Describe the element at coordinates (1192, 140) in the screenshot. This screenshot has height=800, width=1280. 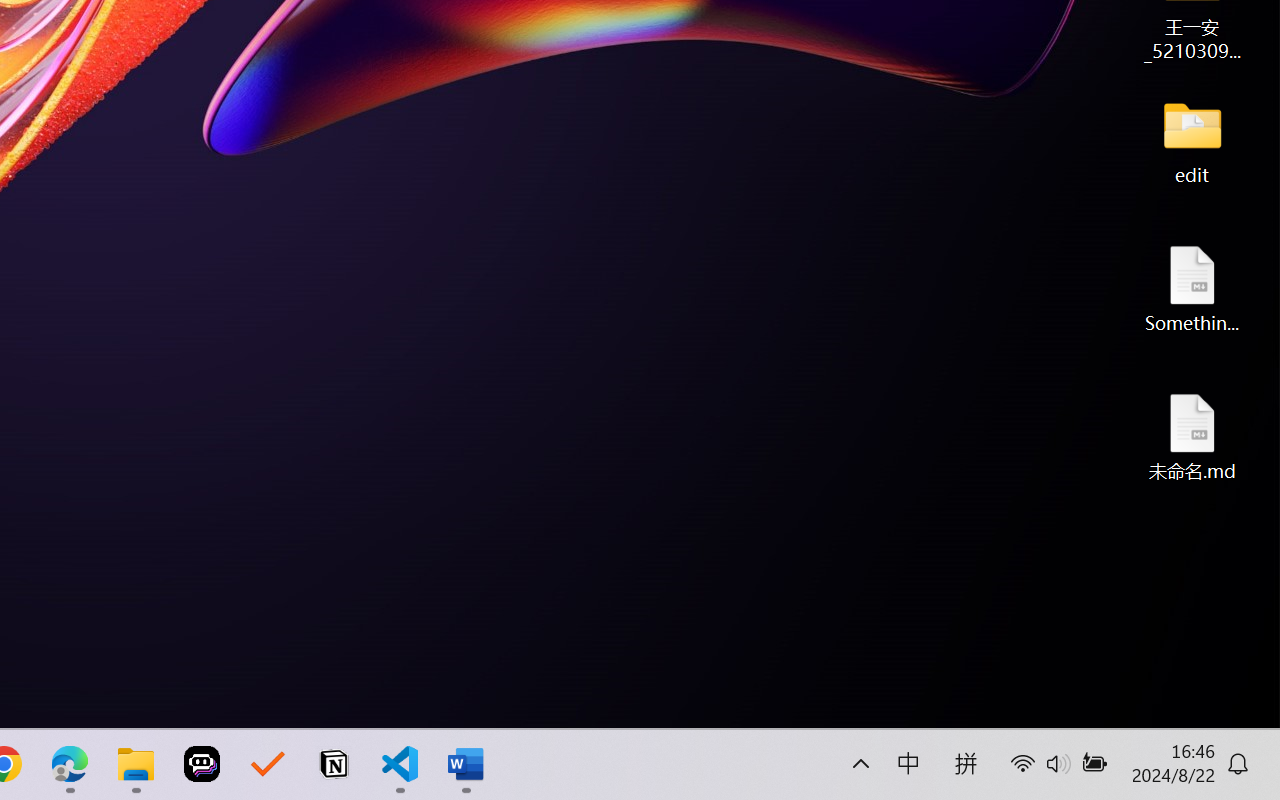
I see `'edit'` at that location.